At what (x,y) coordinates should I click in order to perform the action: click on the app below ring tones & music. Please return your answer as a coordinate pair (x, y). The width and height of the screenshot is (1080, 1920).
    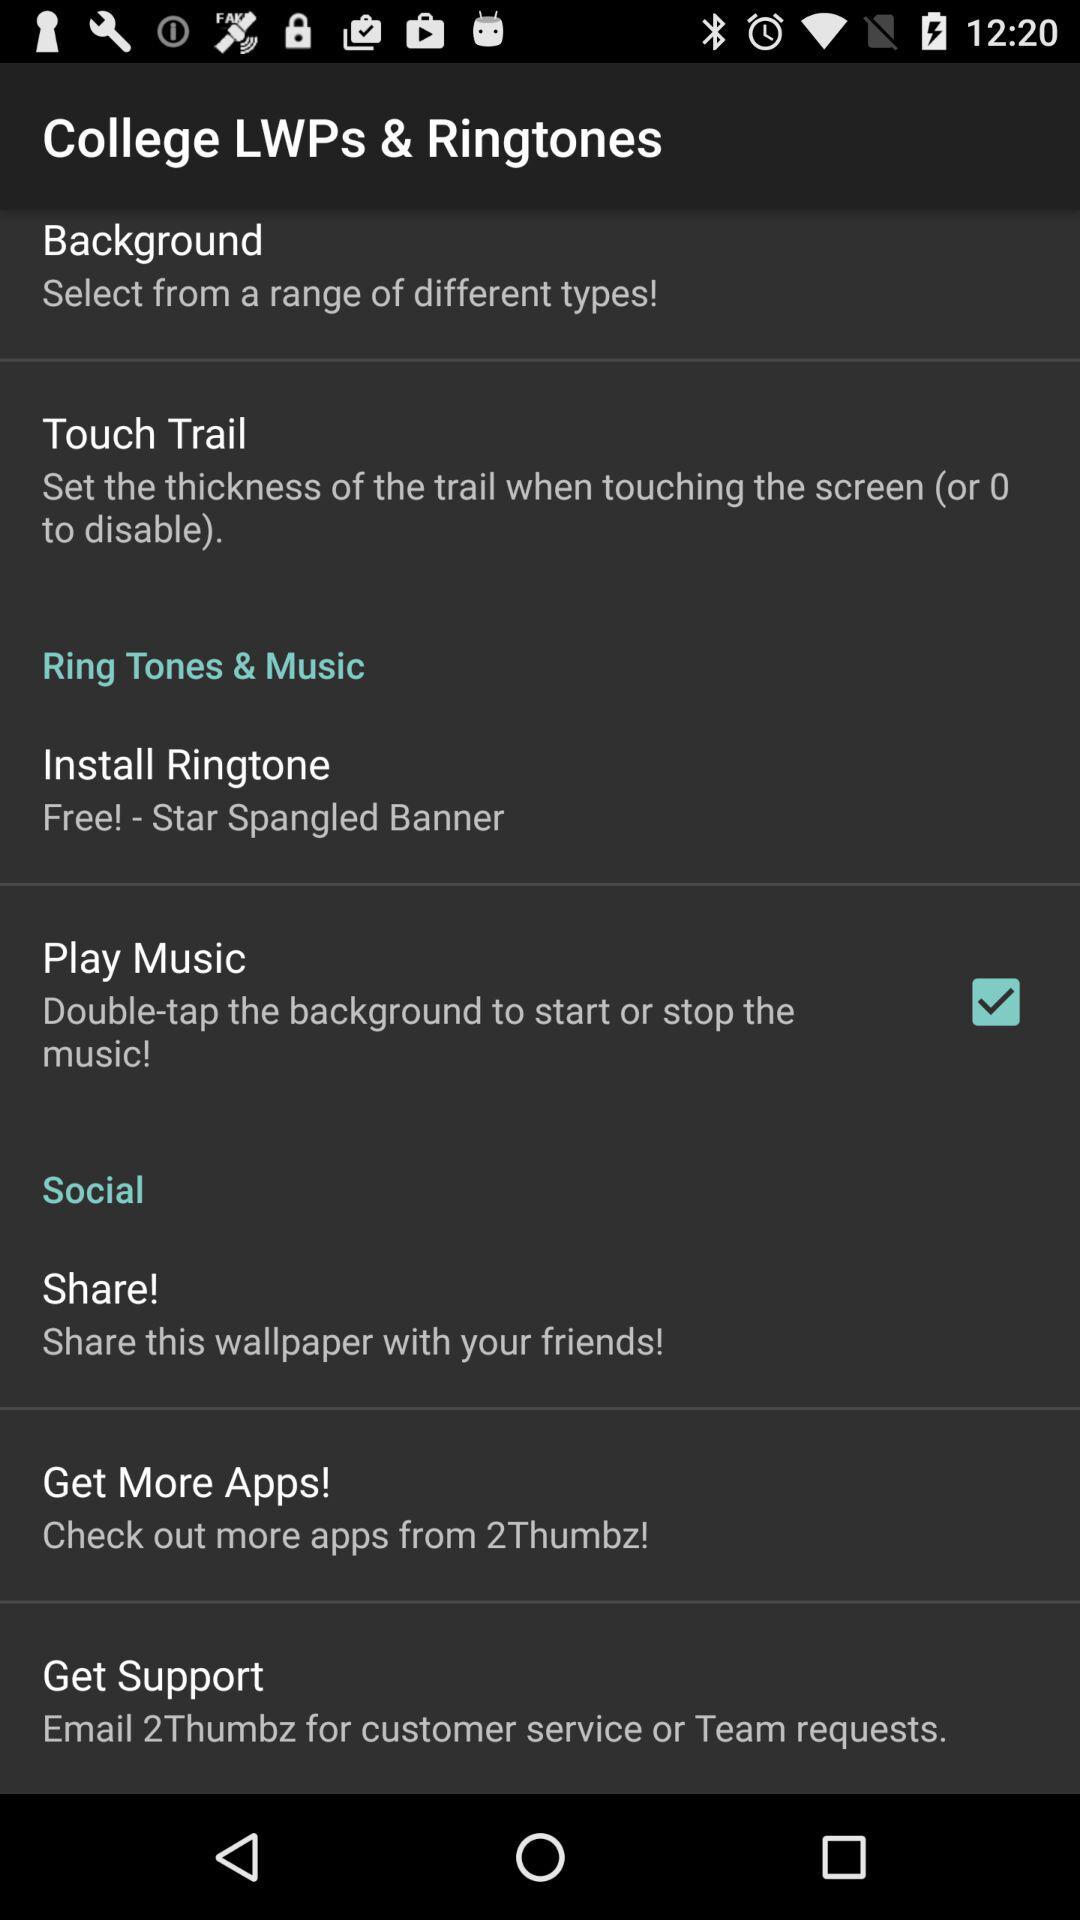
    Looking at the image, I should click on (186, 761).